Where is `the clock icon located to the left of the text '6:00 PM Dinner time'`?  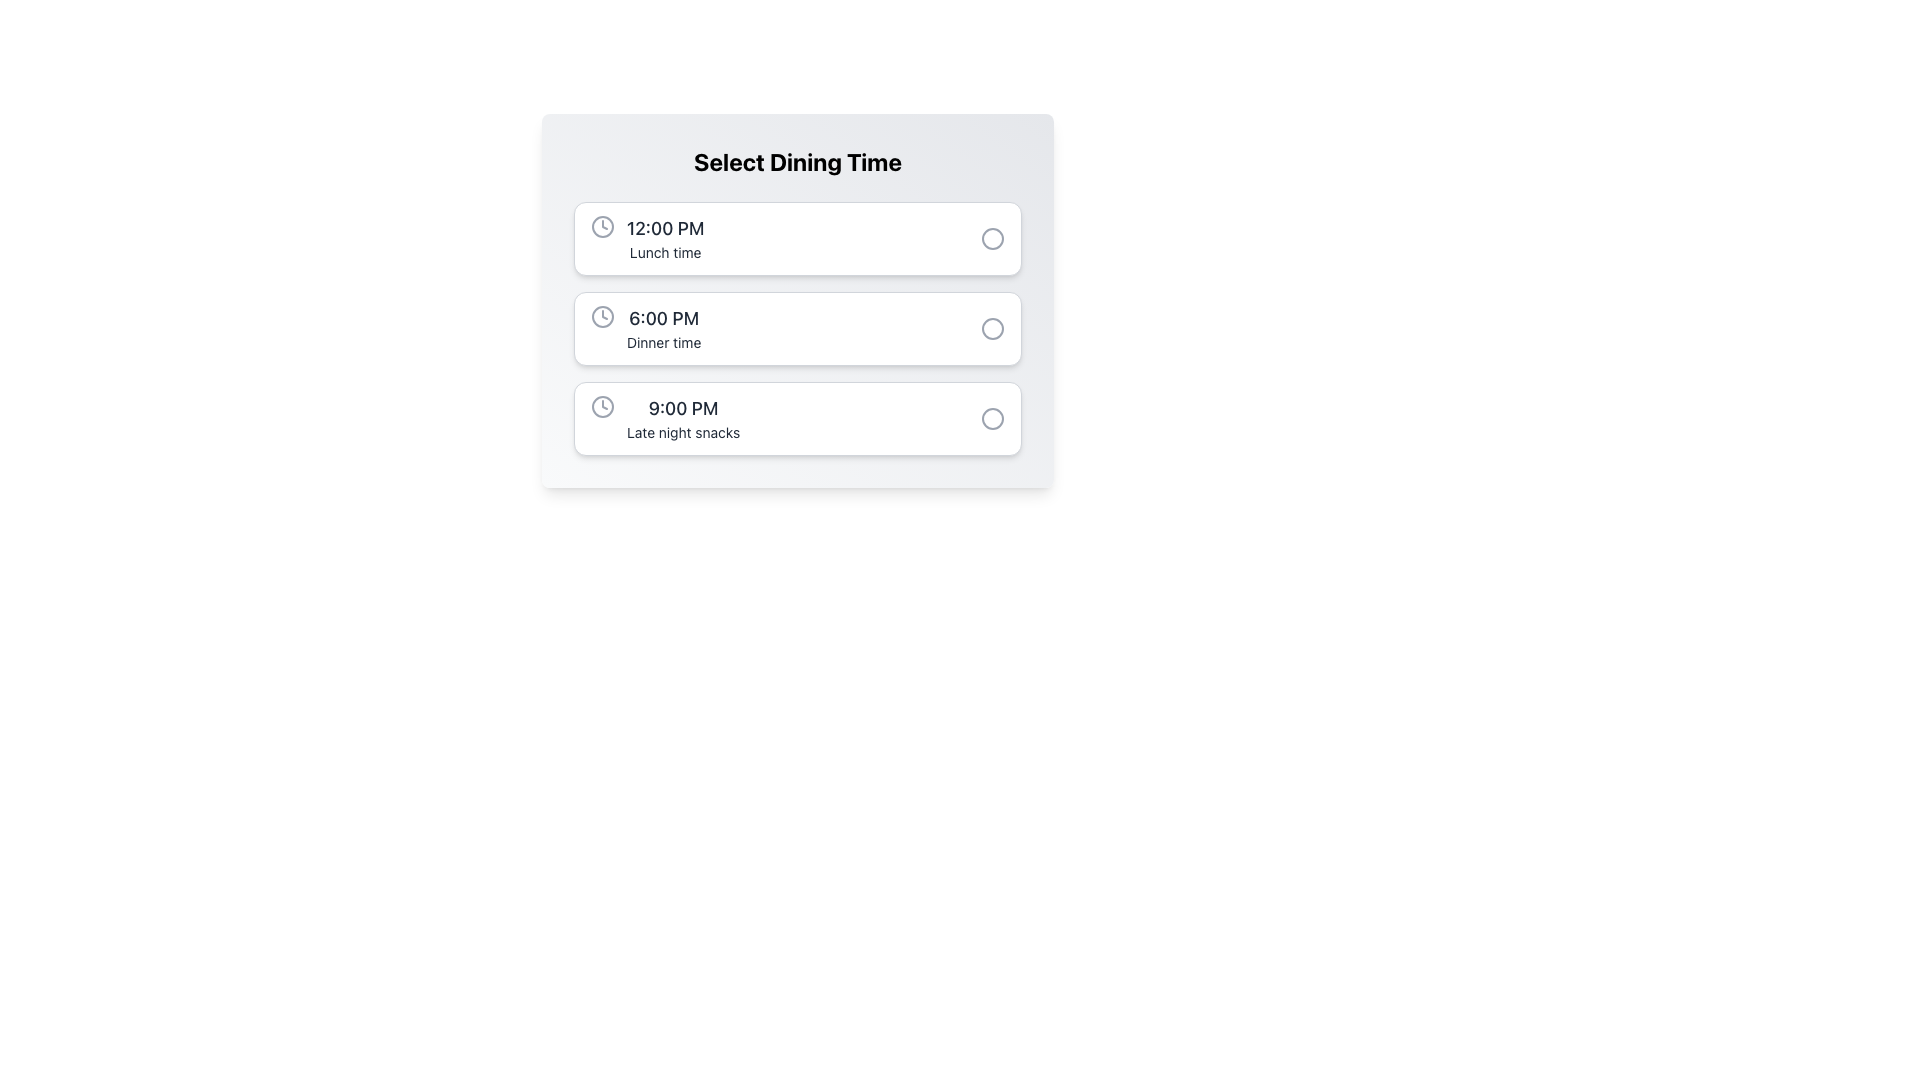
the clock icon located to the left of the text '6:00 PM Dinner time' is located at coordinates (602, 315).